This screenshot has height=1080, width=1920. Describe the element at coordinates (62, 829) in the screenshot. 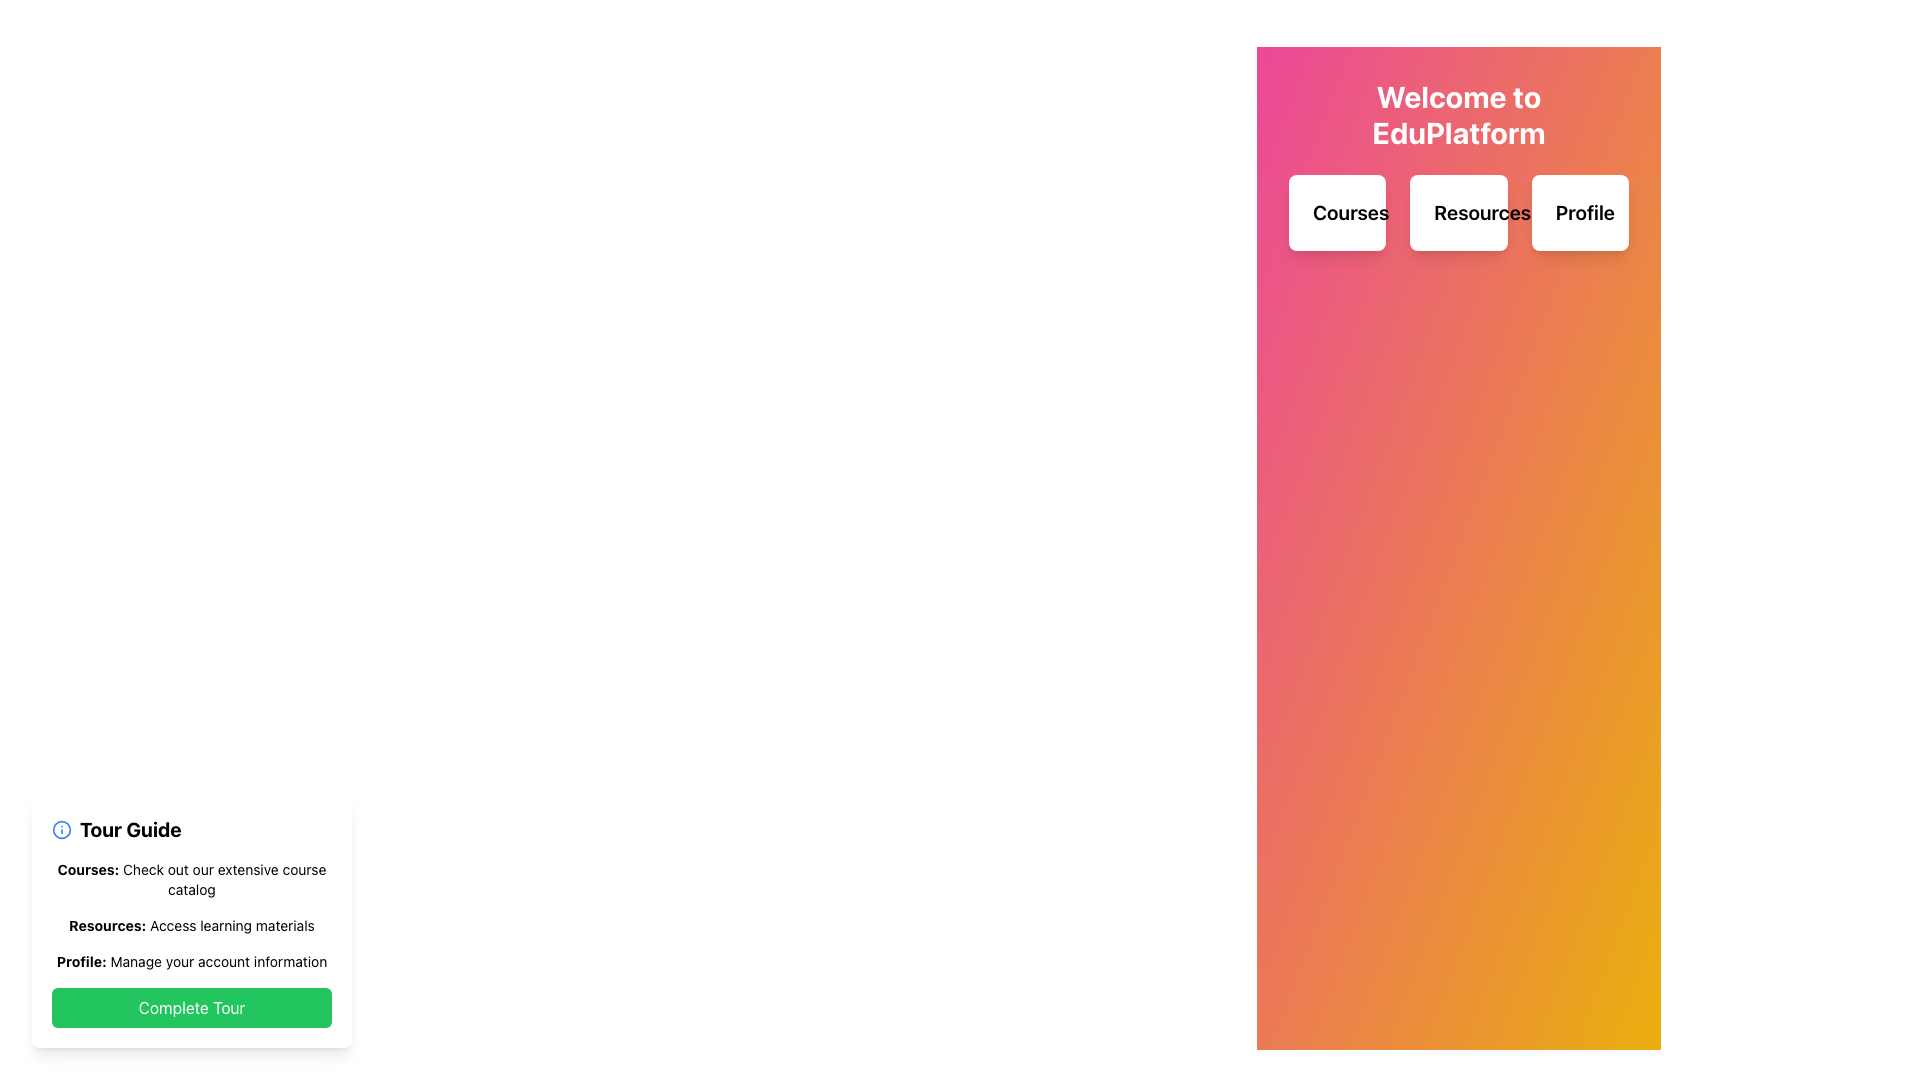

I see `the blue outlined circle icon indicating informational content in the 'Tour Guide' section` at that location.